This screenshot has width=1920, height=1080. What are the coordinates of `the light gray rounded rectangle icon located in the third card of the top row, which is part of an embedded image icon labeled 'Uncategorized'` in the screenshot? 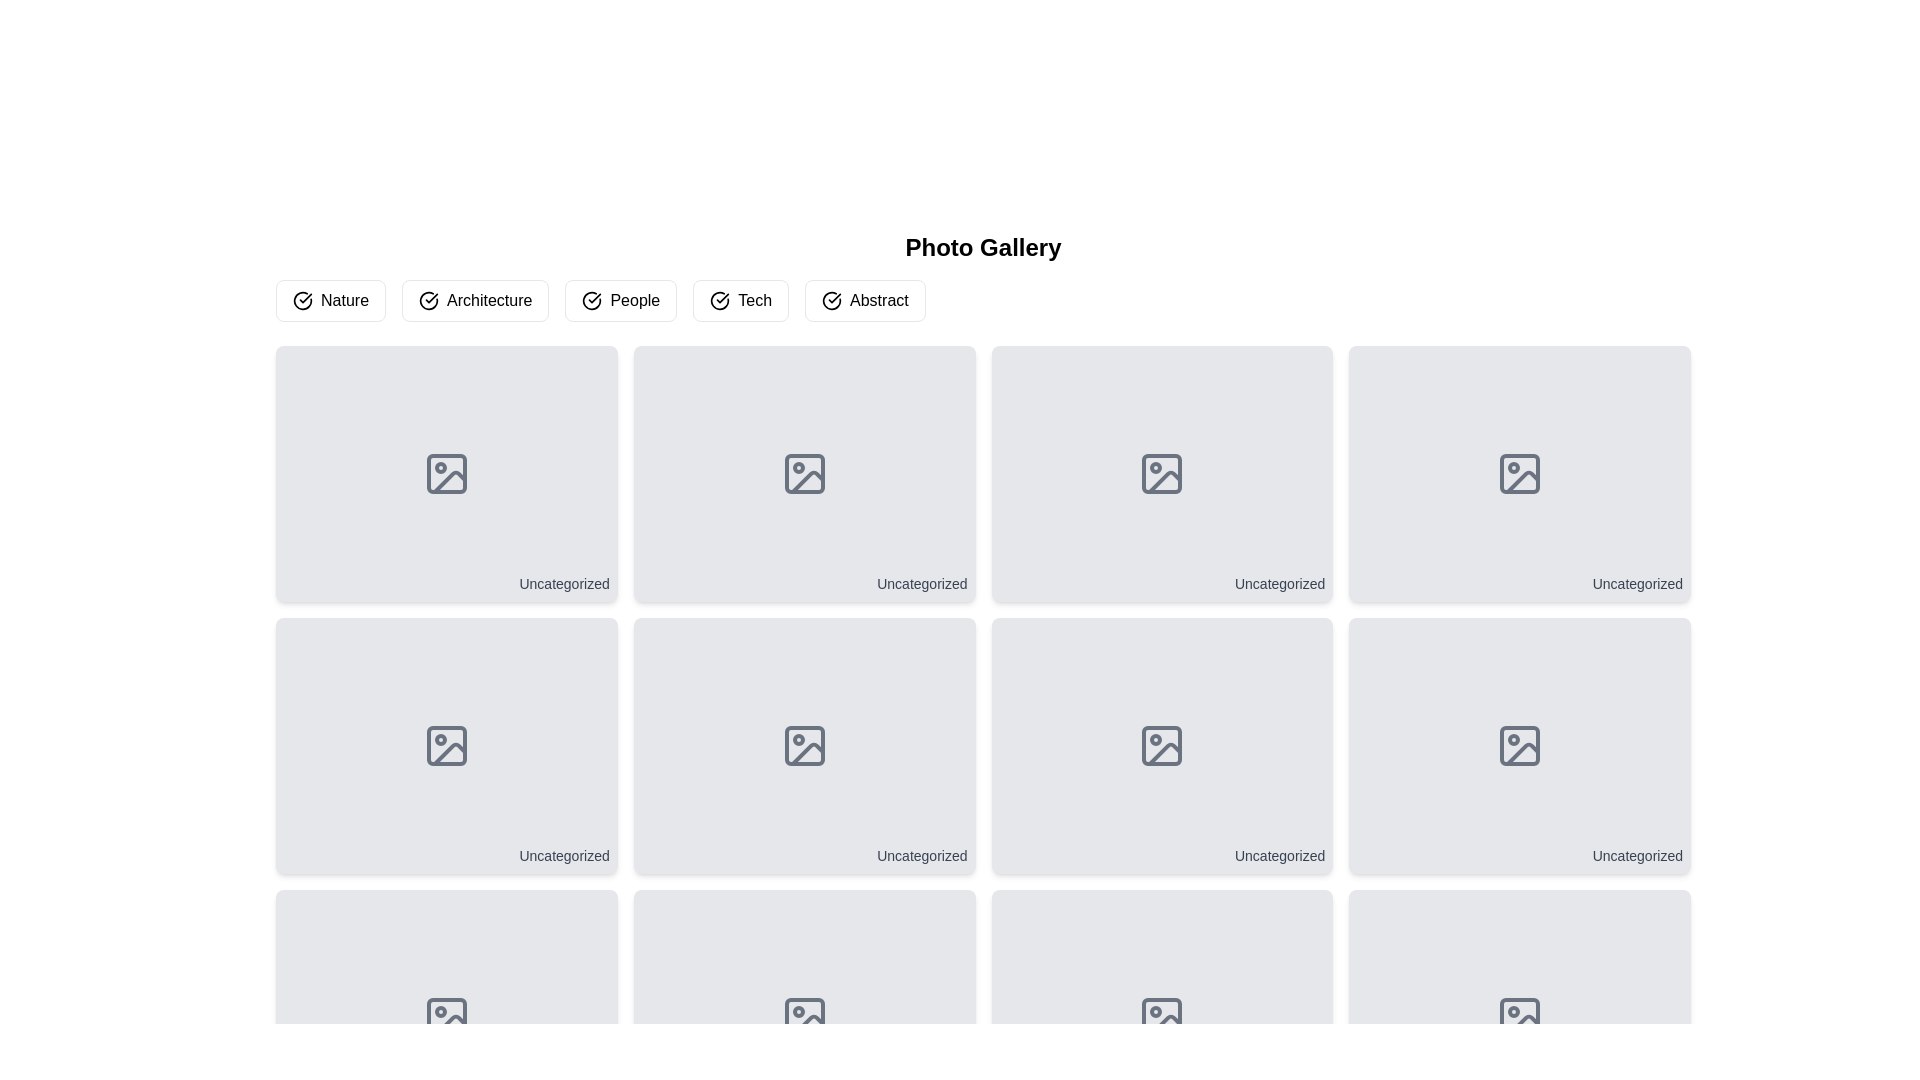 It's located at (1520, 474).